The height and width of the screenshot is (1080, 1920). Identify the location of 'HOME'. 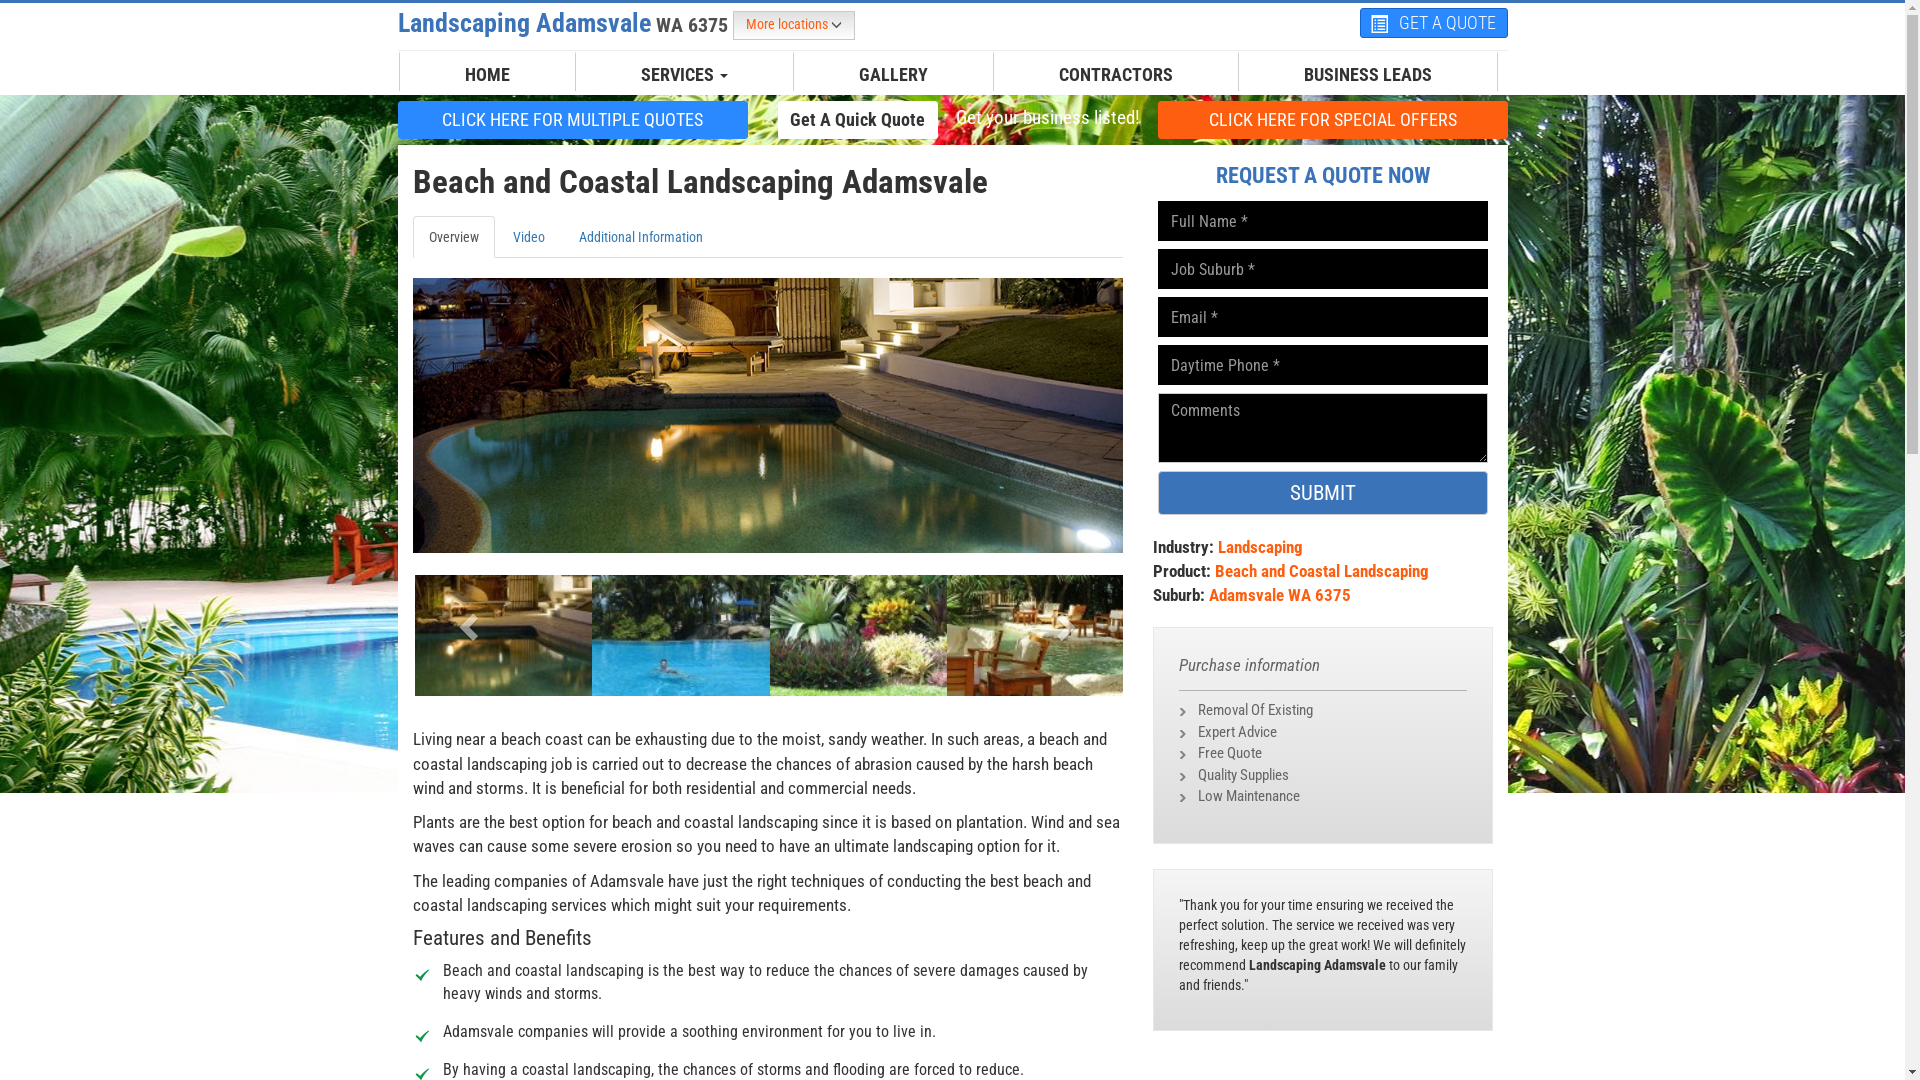
(487, 73).